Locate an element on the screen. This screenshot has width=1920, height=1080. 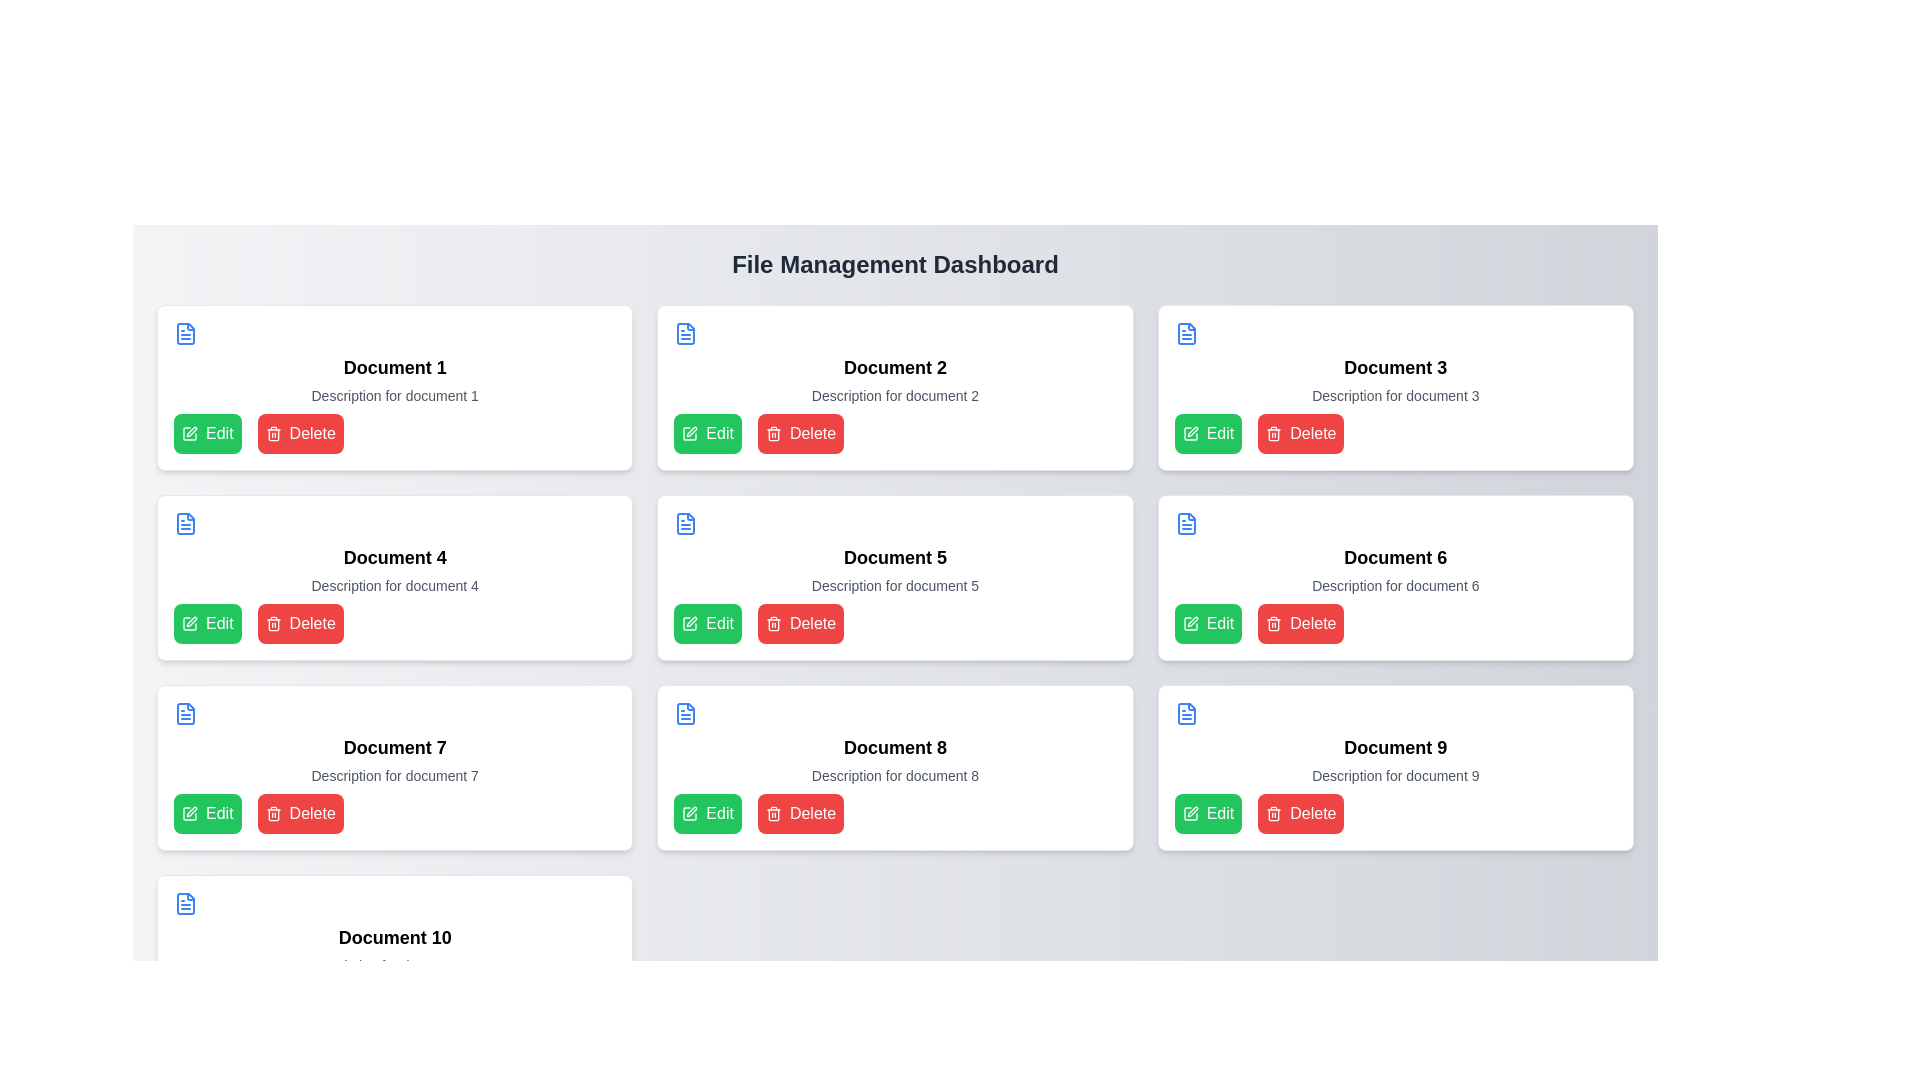
the small document file icon with a blue outline located at the top-left corner of the 'Document 6' card is located at coordinates (1186, 523).